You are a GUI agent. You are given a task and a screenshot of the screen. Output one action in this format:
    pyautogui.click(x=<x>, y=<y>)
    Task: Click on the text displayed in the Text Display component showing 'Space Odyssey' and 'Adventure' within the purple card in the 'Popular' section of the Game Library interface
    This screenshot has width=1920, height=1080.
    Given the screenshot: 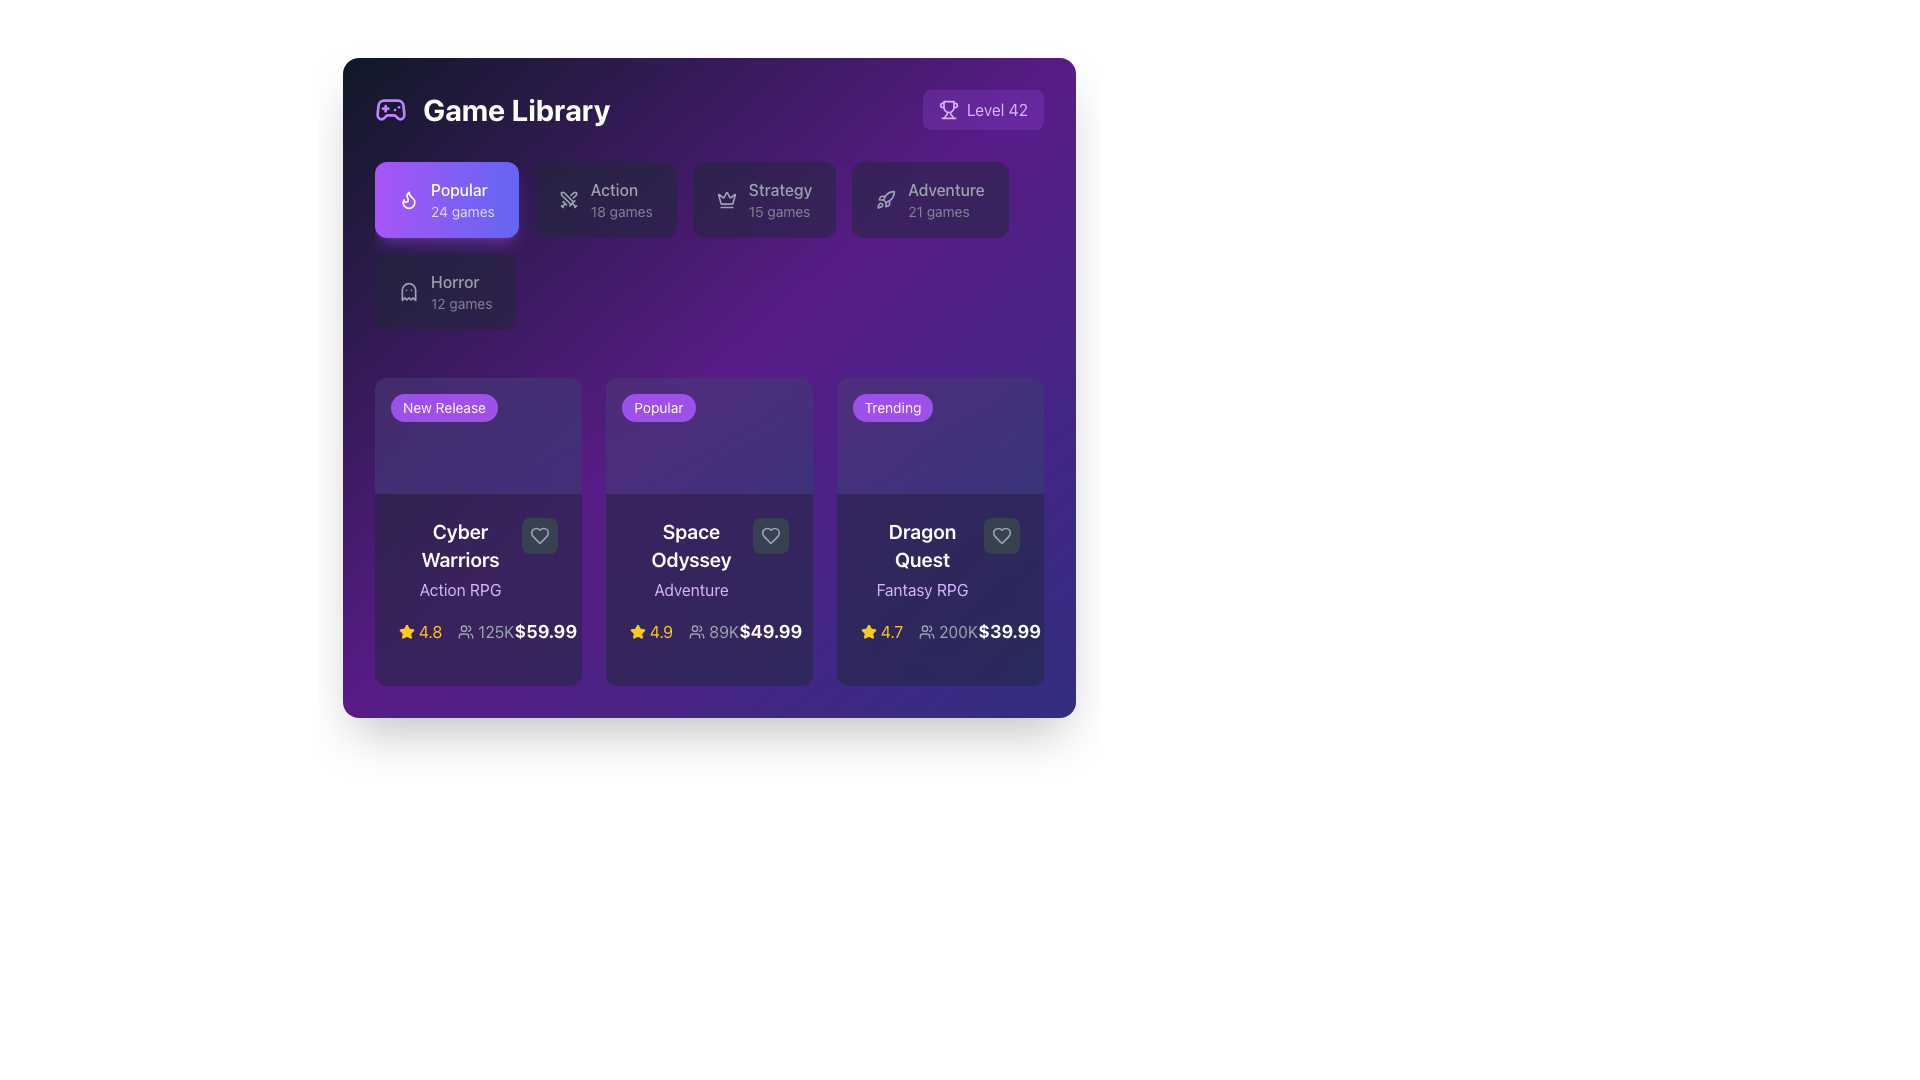 What is the action you would take?
    pyautogui.click(x=691, y=560)
    